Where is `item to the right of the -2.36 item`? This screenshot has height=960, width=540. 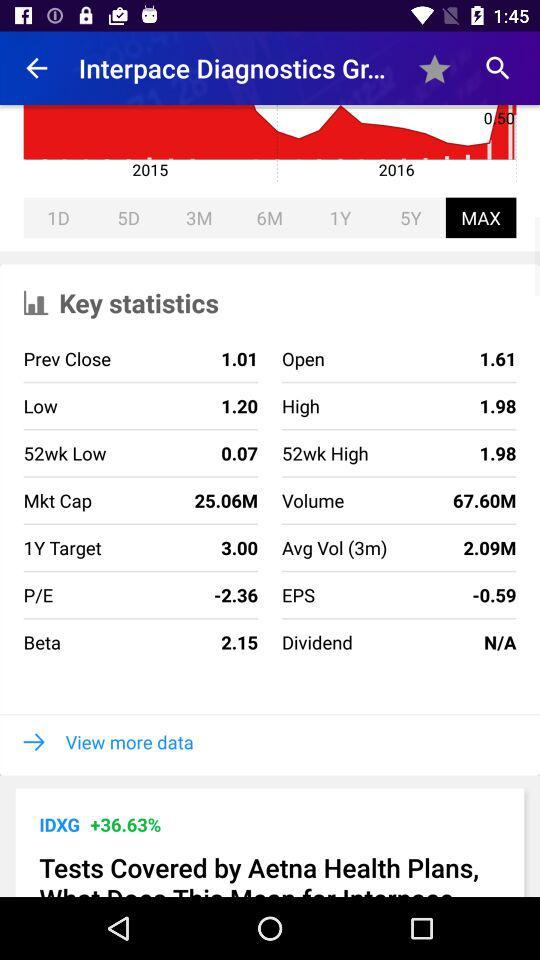
item to the right of the -2.36 item is located at coordinates (317, 641).